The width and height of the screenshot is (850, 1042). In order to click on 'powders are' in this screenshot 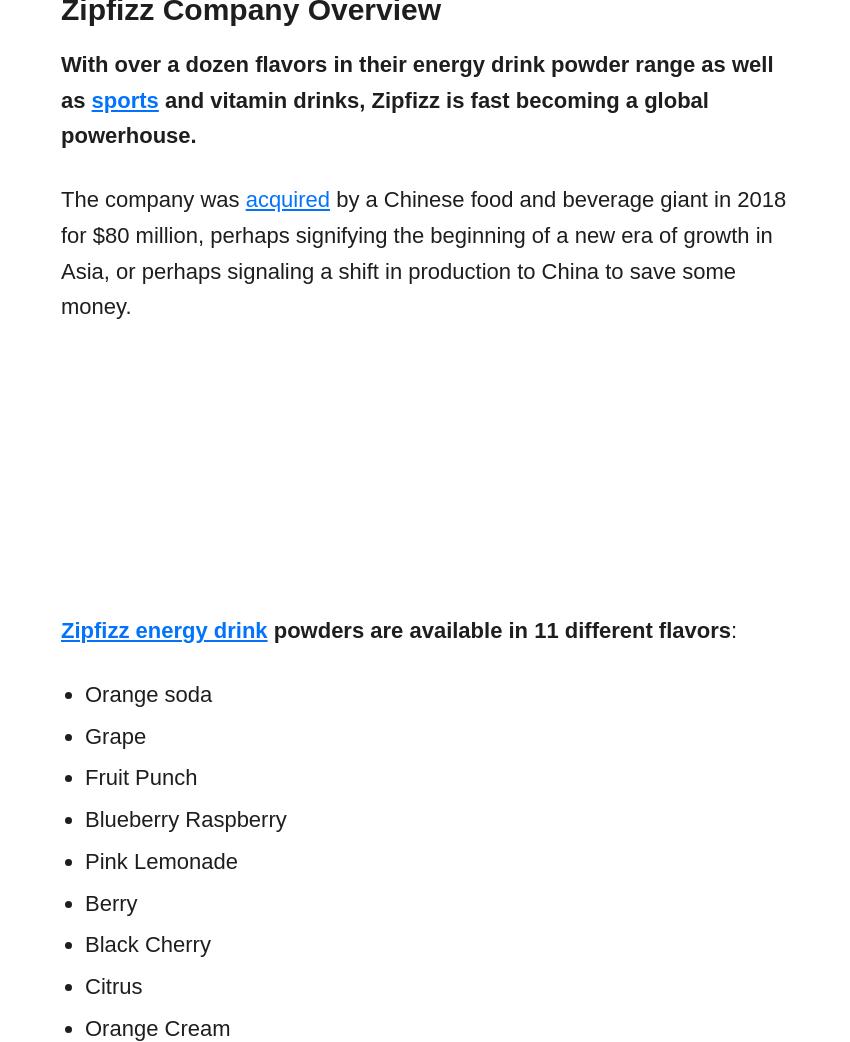, I will do `click(334, 630)`.